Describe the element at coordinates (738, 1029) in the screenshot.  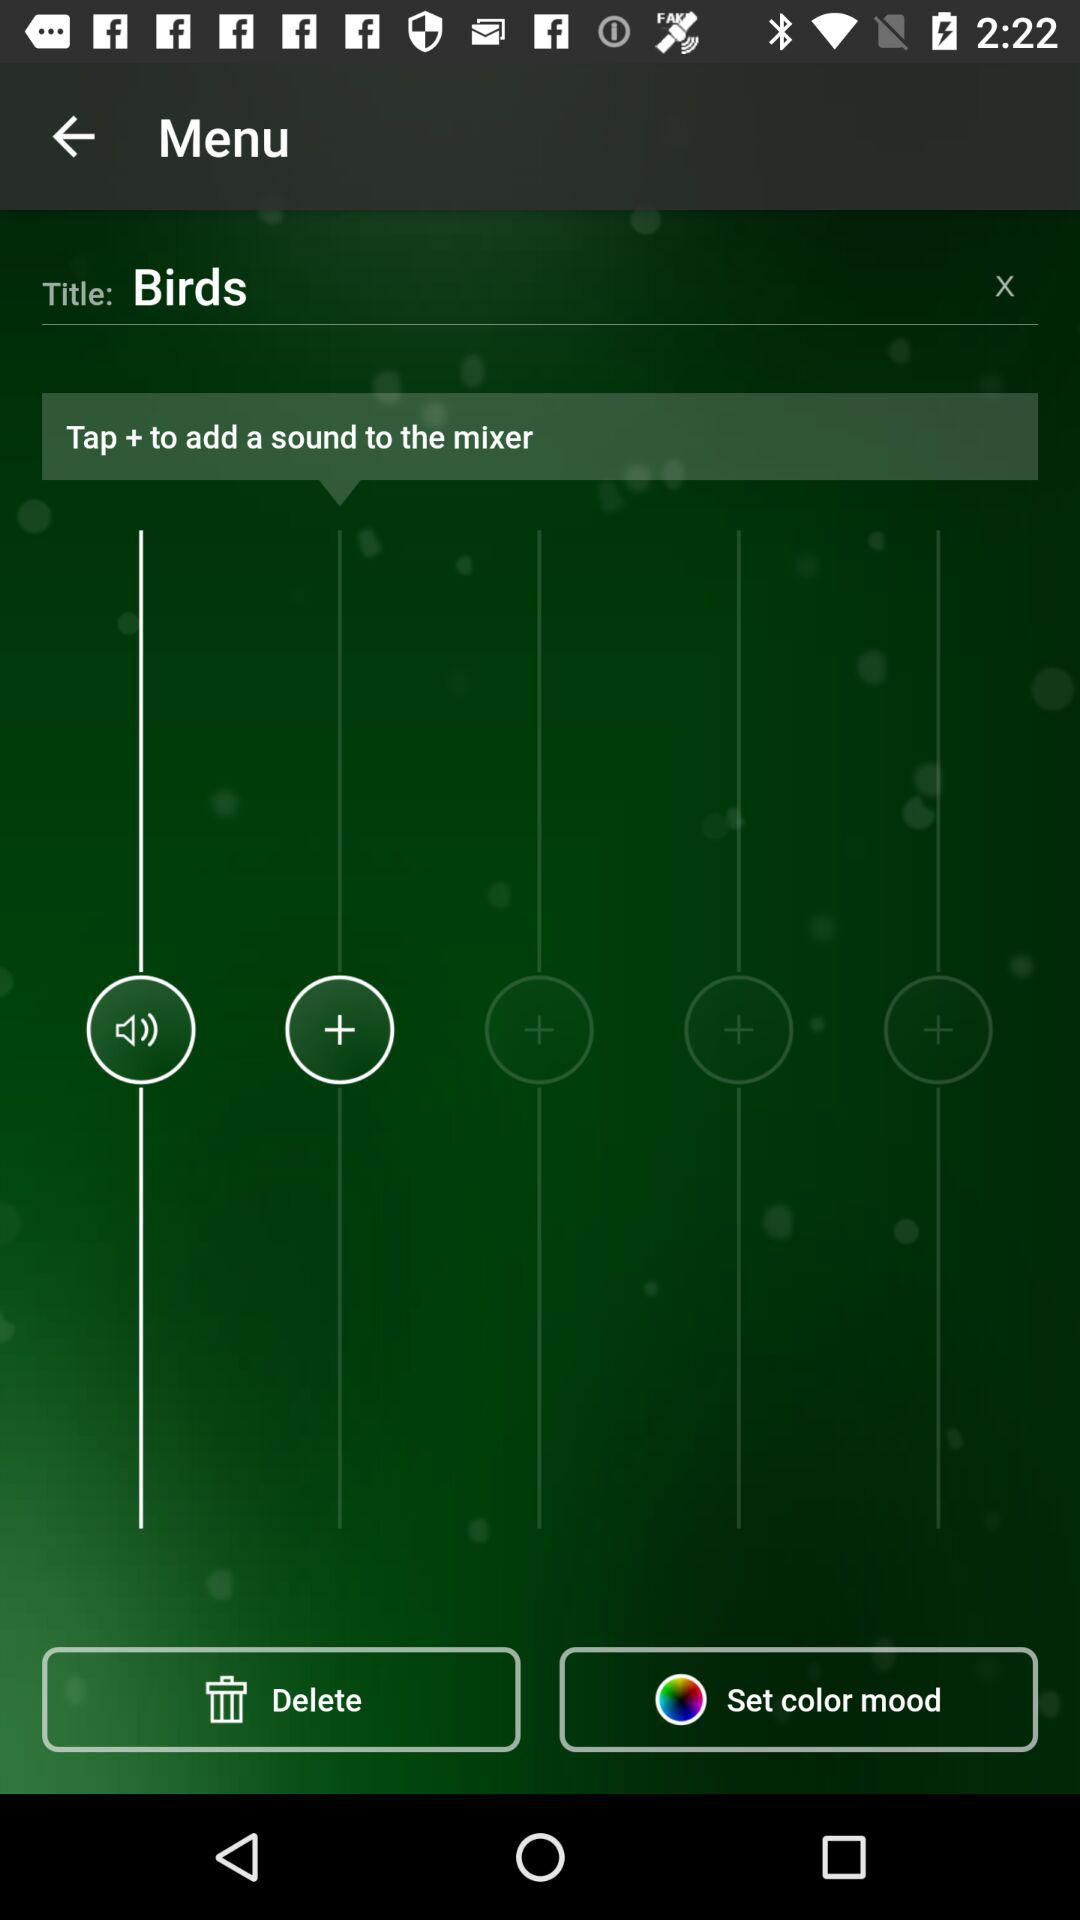
I see `the item above set color mood icon` at that location.